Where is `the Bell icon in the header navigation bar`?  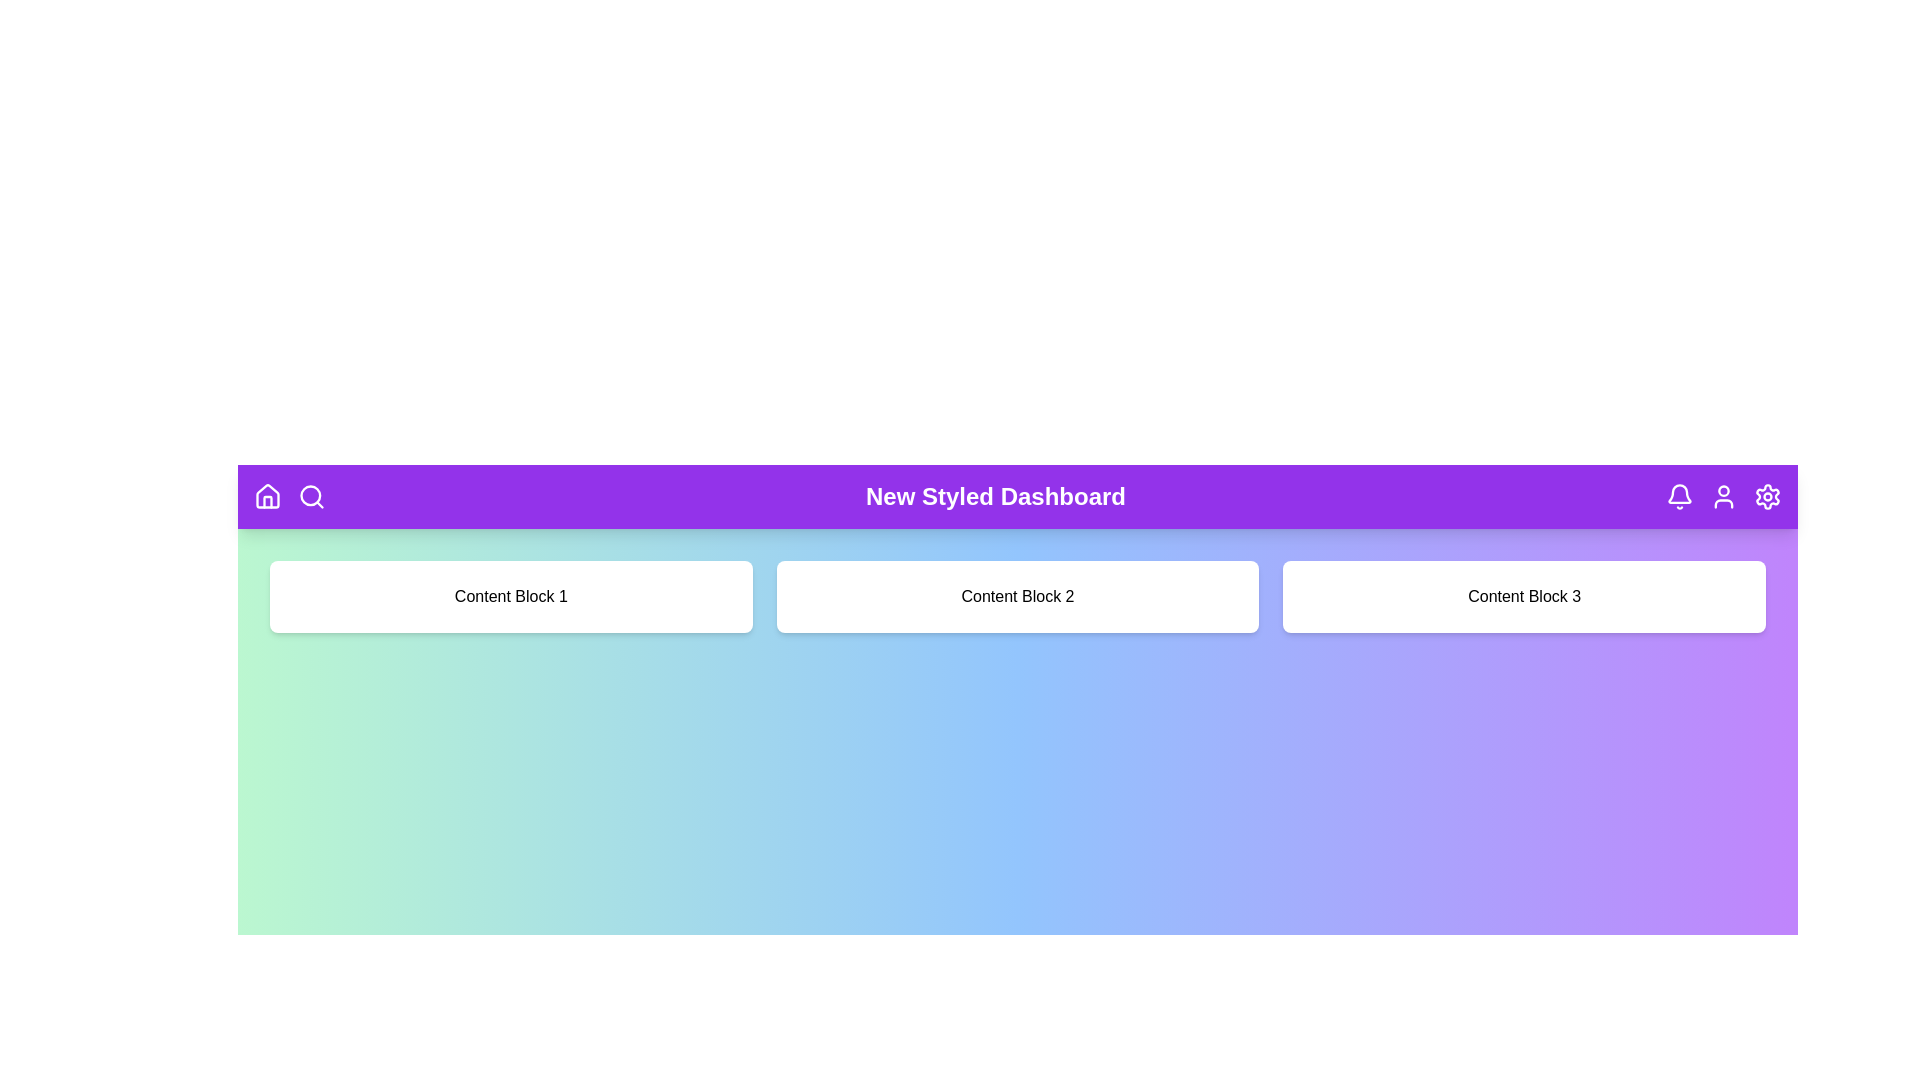
the Bell icon in the header navigation bar is located at coordinates (1680, 496).